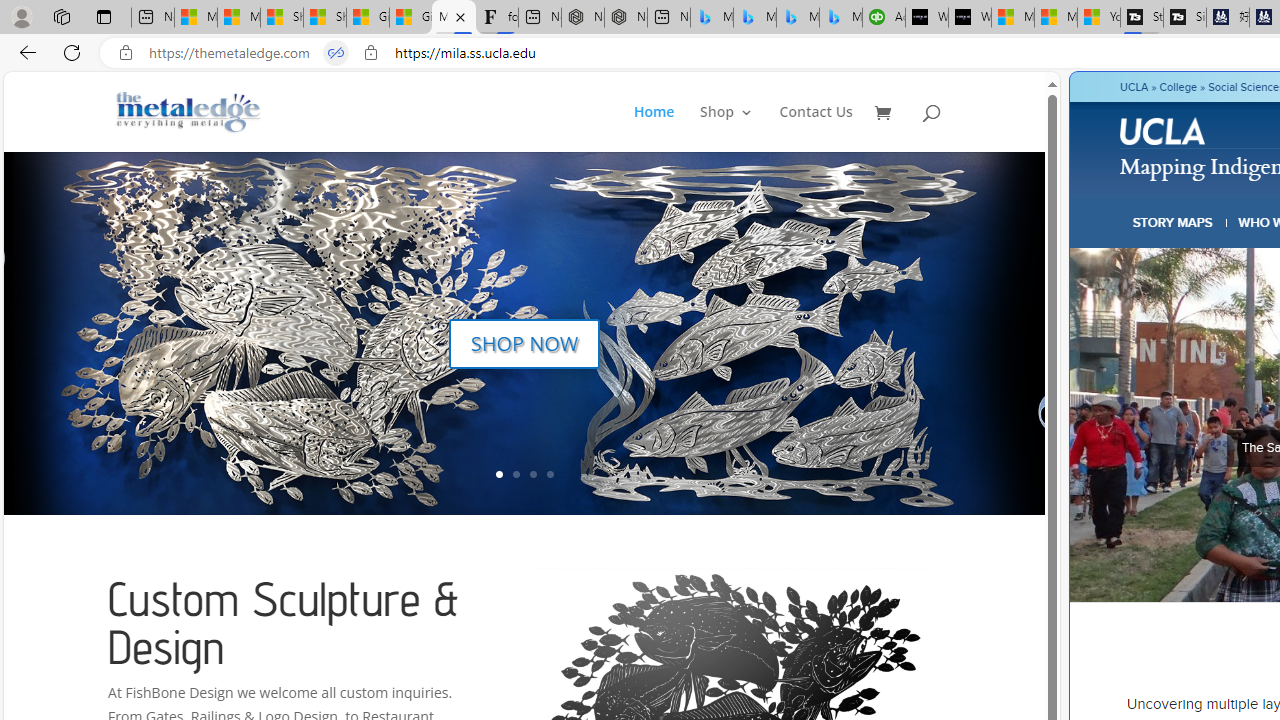 This screenshot has width=1280, height=720. Describe the element at coordinates (1164, 134) in the screenshot. I see `'UCLA logo'` at that location.